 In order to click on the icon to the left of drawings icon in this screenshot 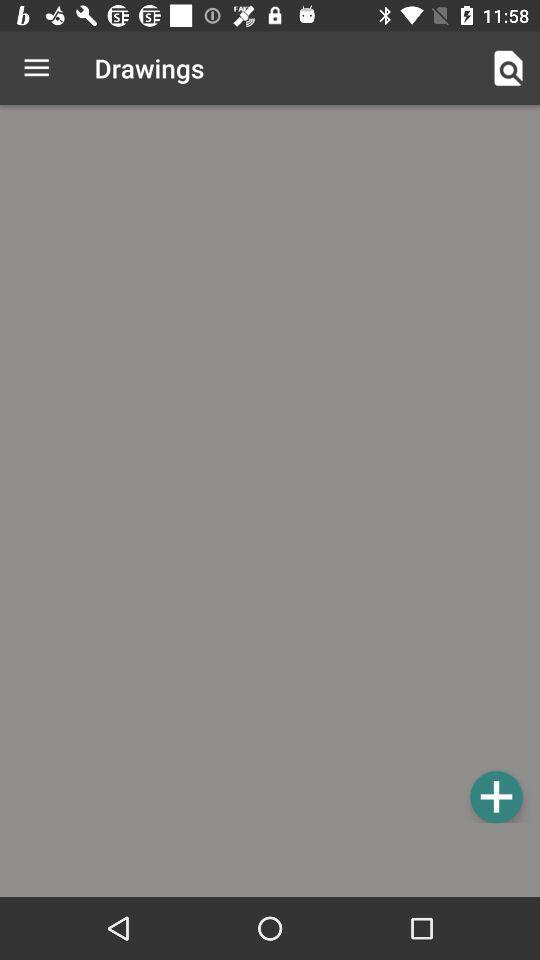, I will do `click(36, 68)`.